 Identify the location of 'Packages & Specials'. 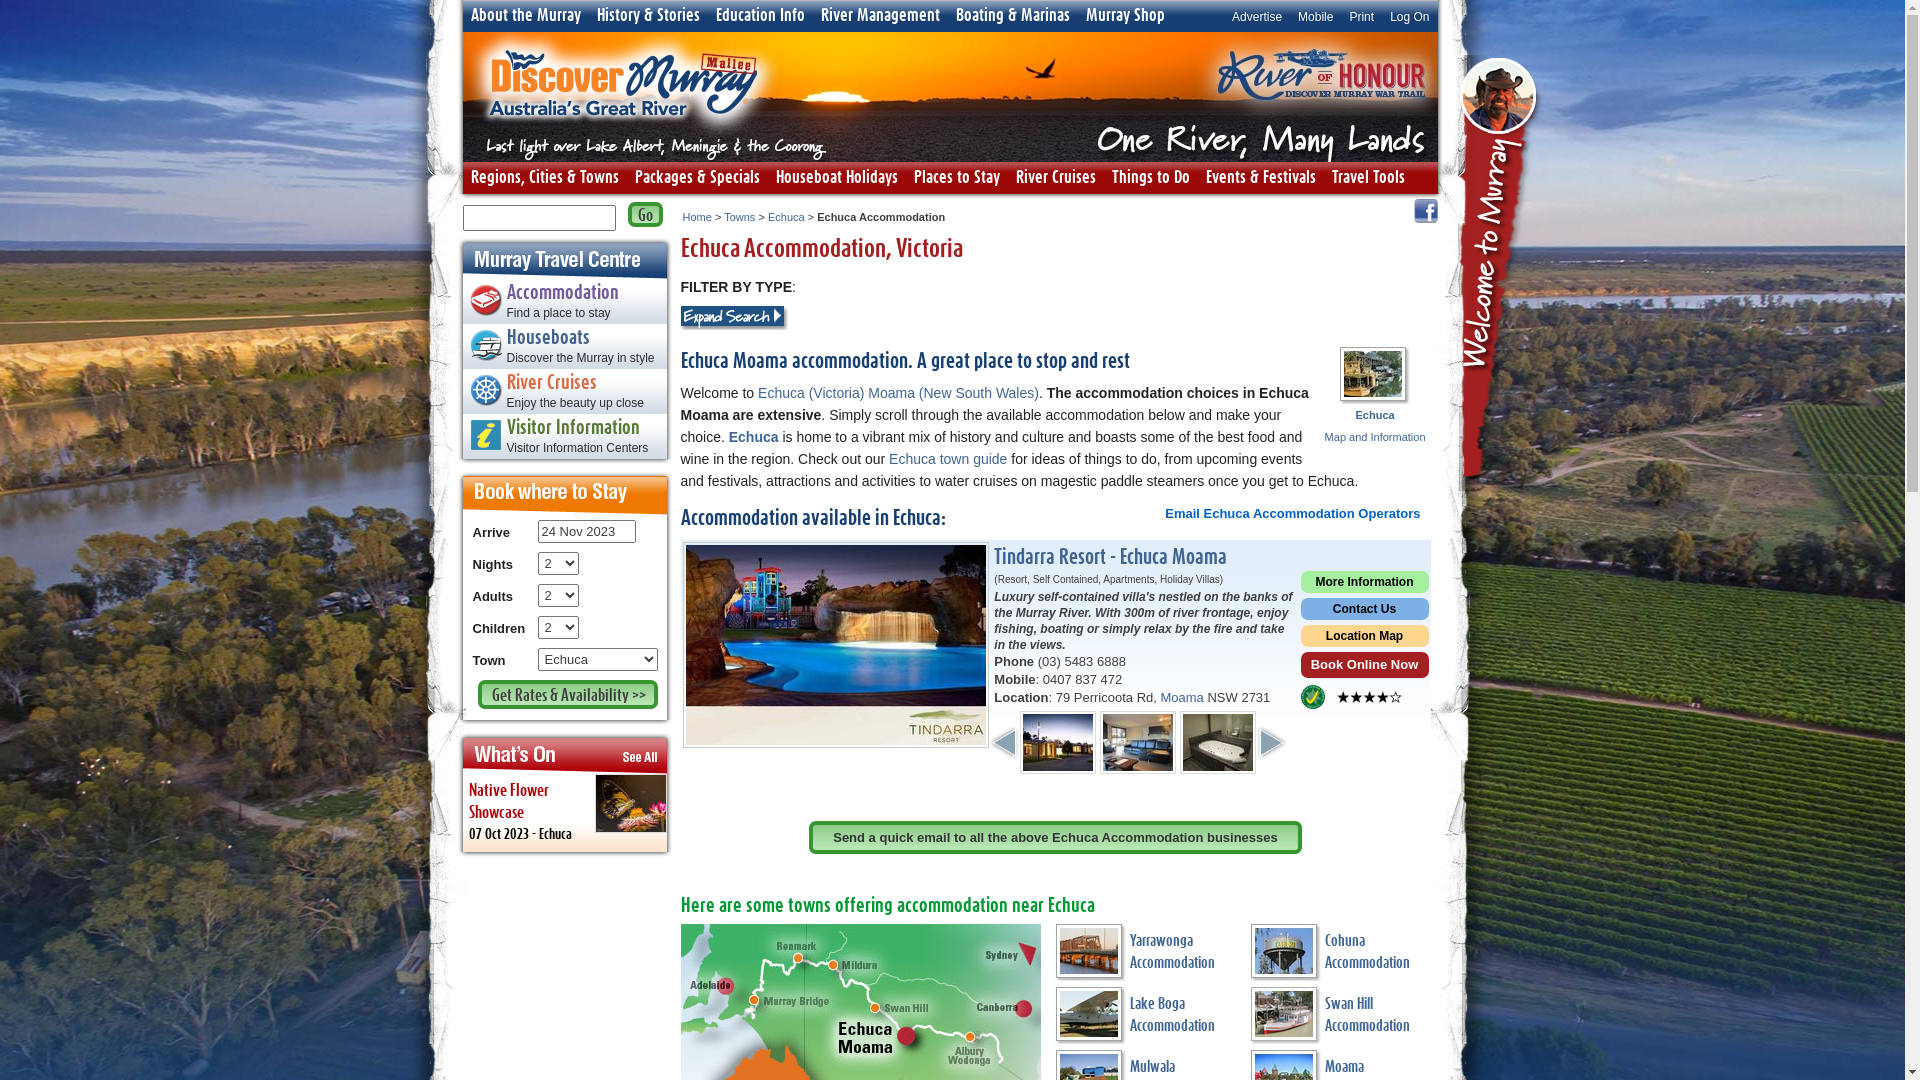
(696, 176).